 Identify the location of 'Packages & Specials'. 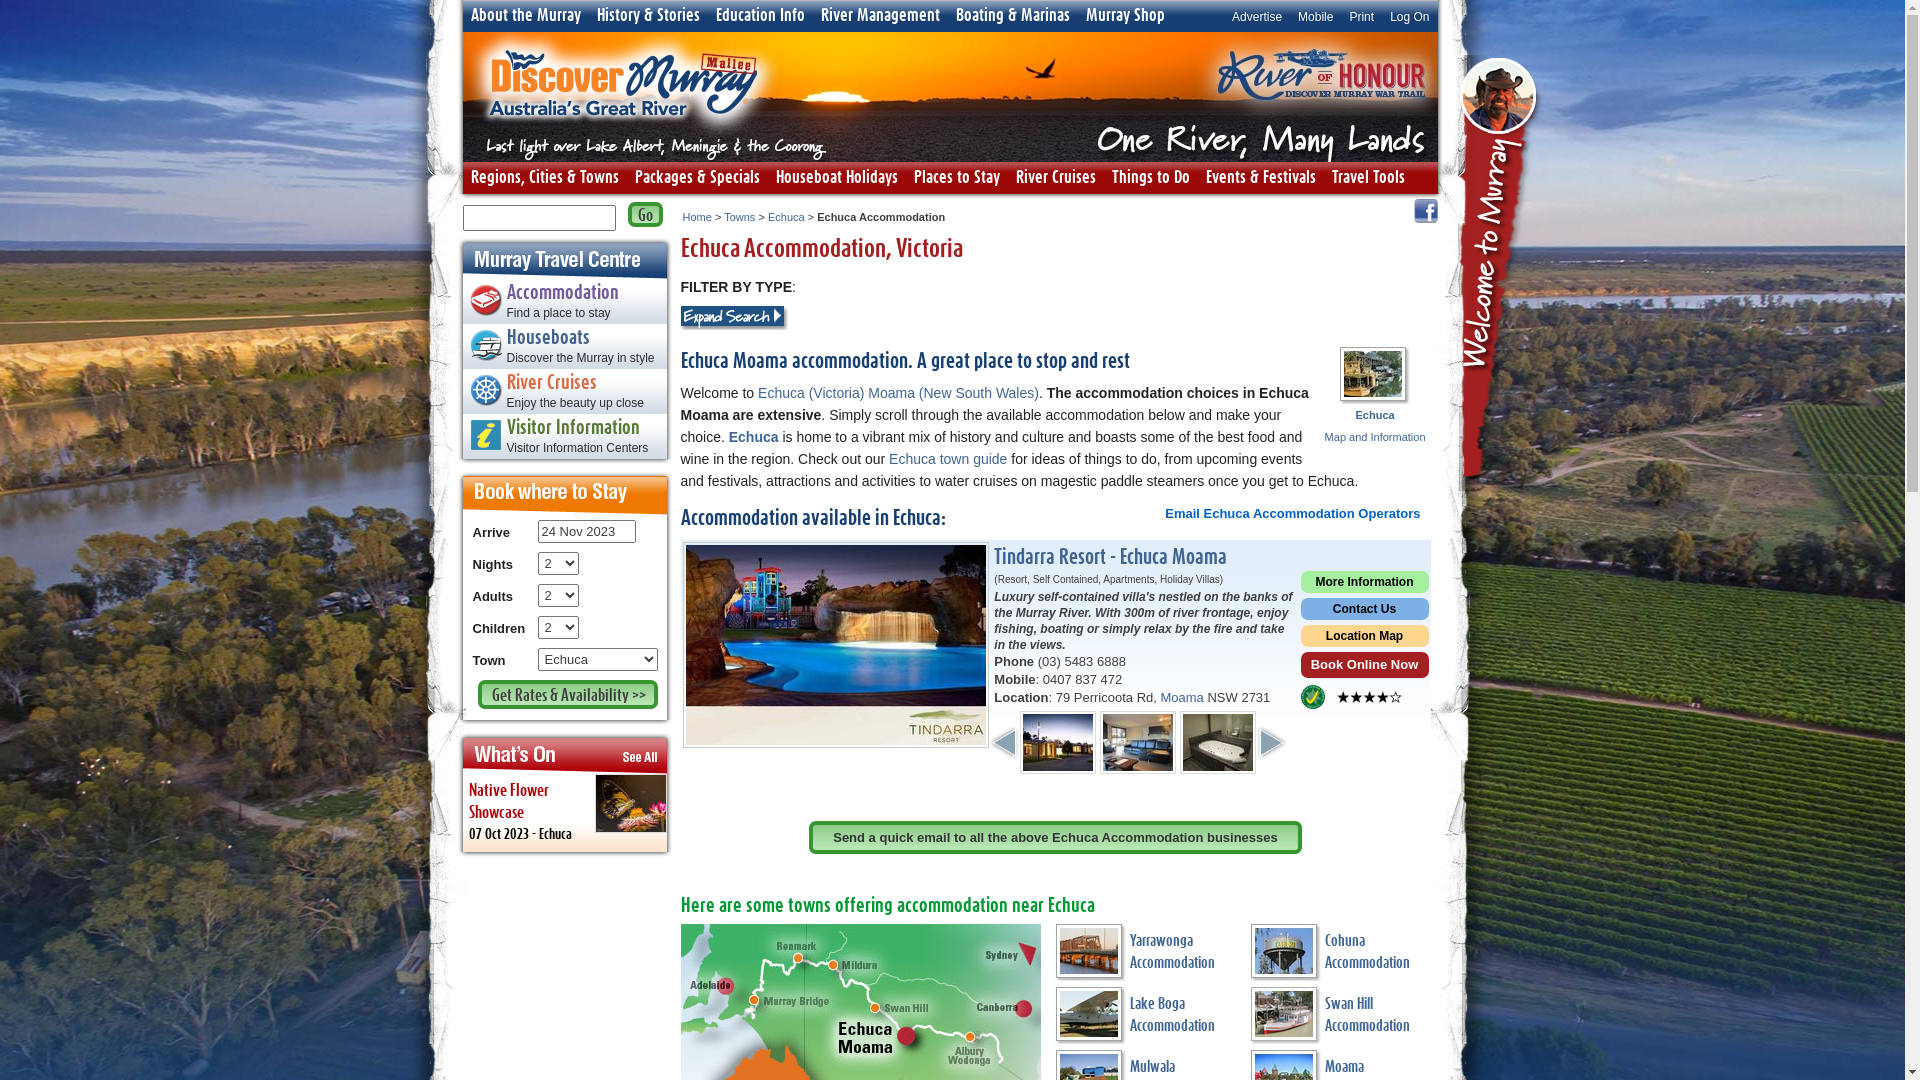
(696, 176).